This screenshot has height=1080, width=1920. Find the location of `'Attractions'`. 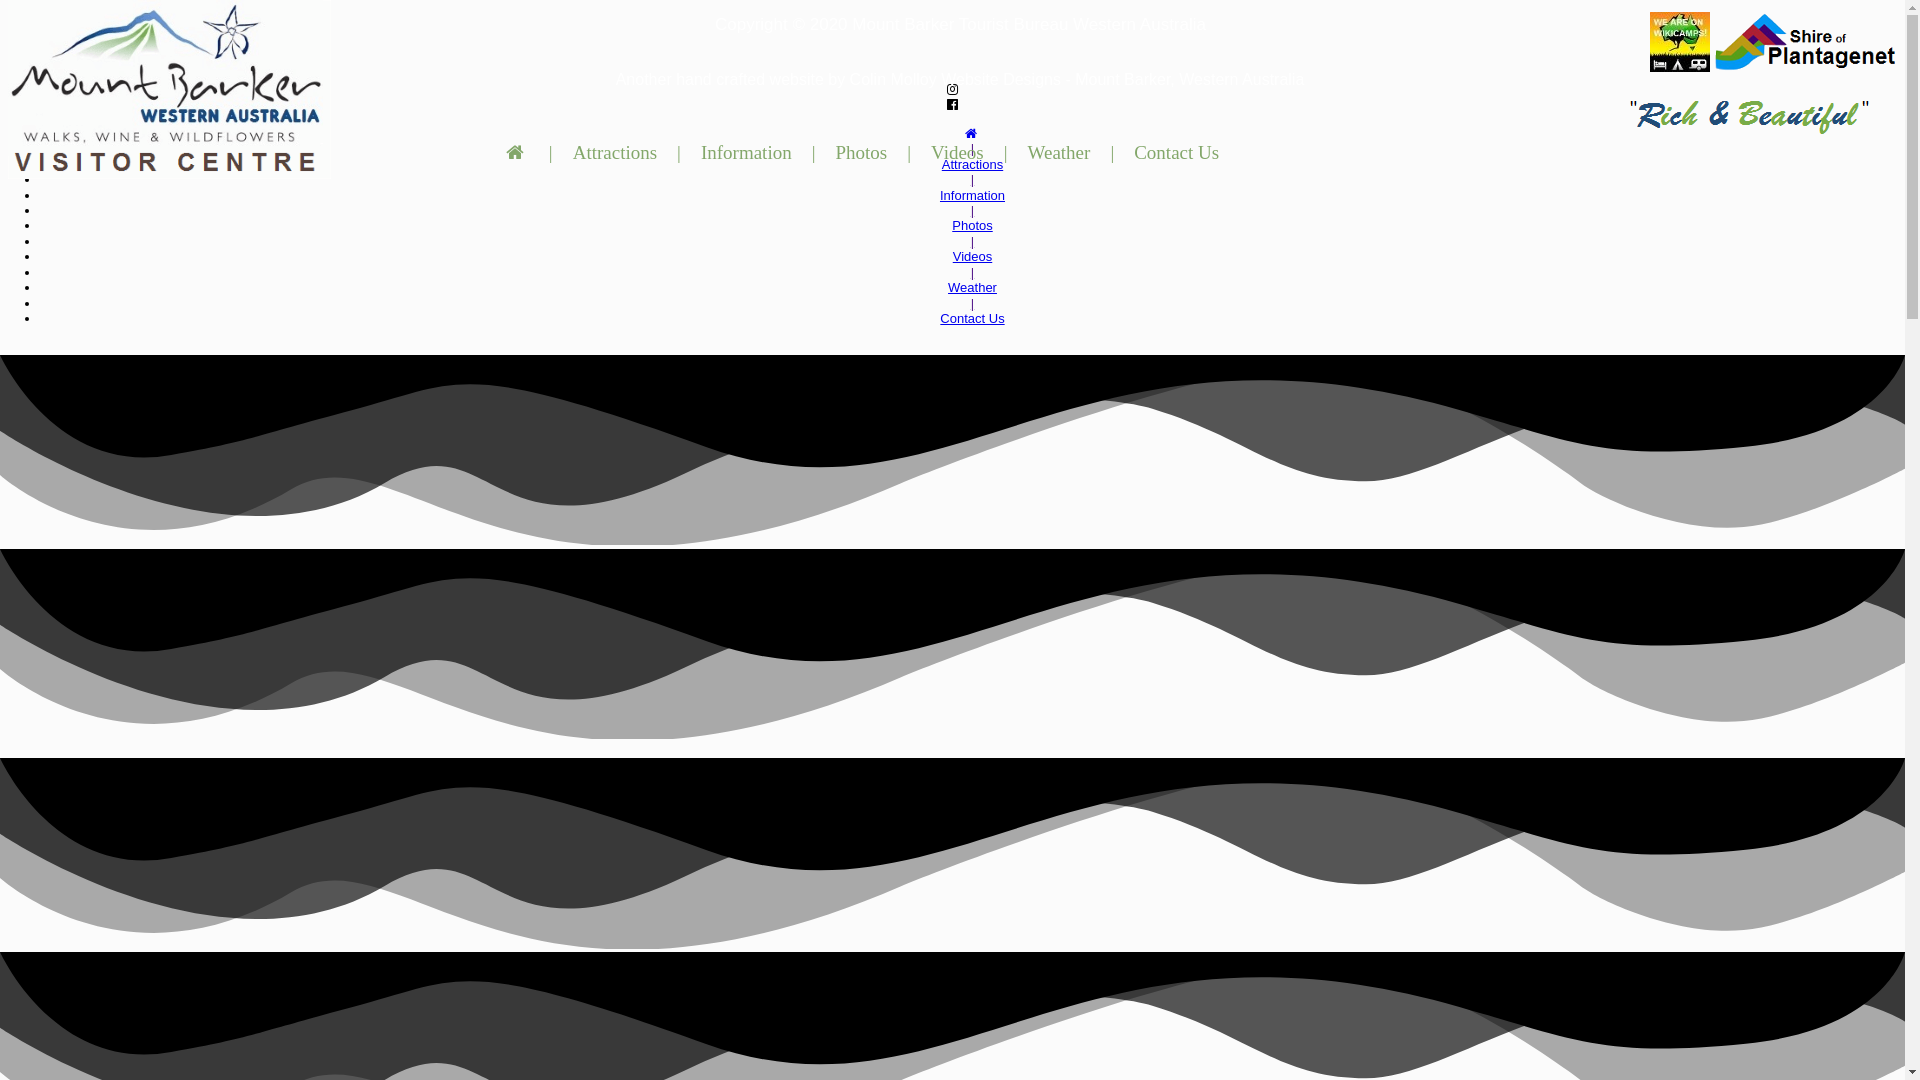

'Attractions' is located at coordinates (613, 152).